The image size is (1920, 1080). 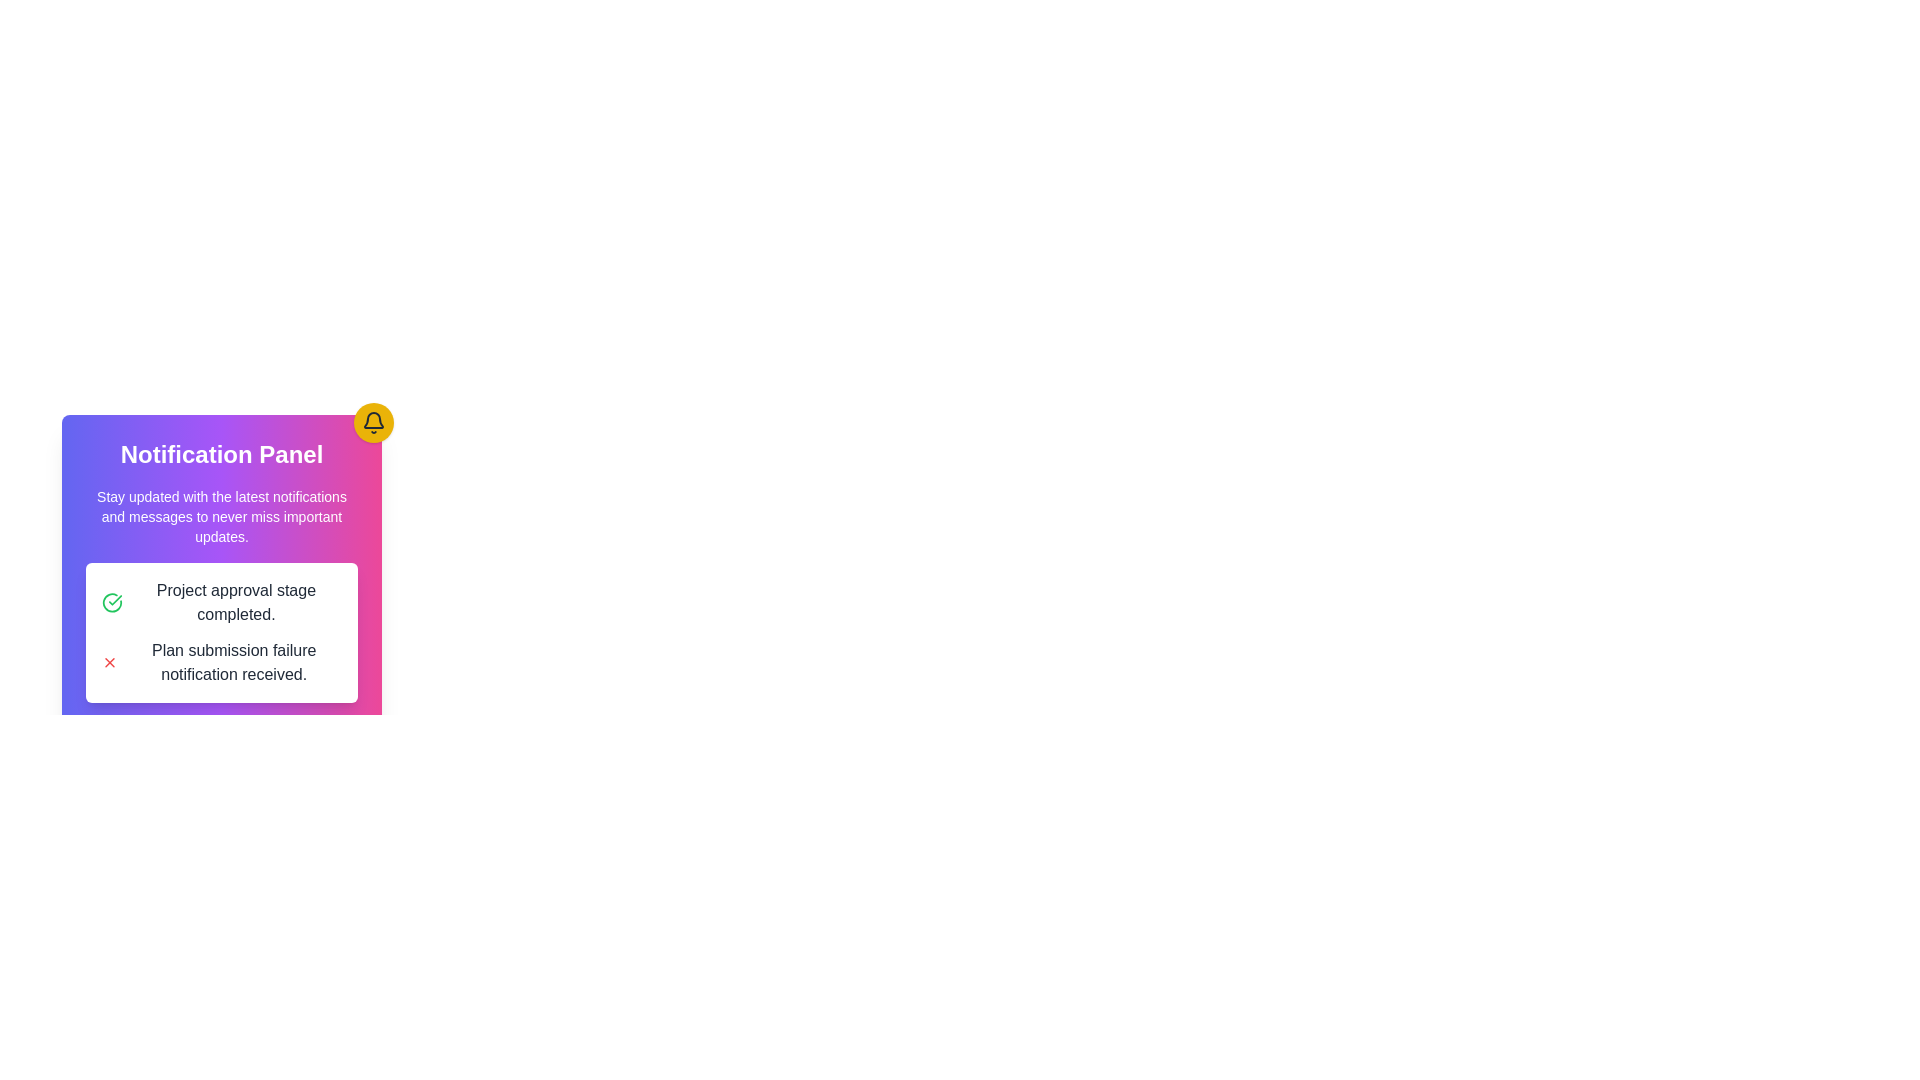 What do you see at coordinates (374, 422) in the screenshot?
I see `the yellow Interactive Badge (Notification Indicator) located at the top-right corner of the Notification Panel card` at bounding box center [374, 422].